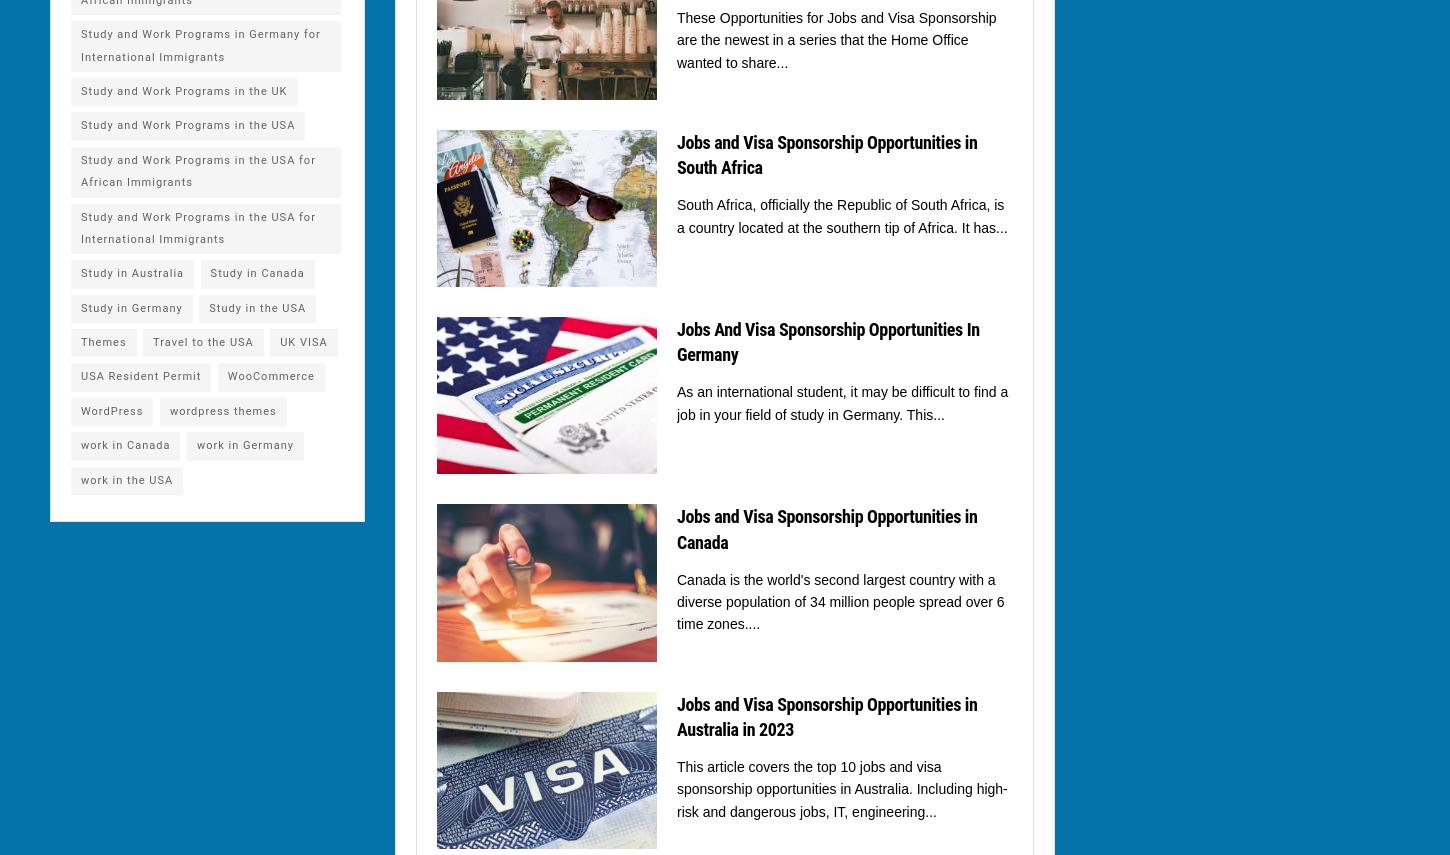 The width and height of the screenshot is (1450, 855). Describe the element at coordinates (270, 375) in the screenshot. I see `'WooCommerce'` at that location.